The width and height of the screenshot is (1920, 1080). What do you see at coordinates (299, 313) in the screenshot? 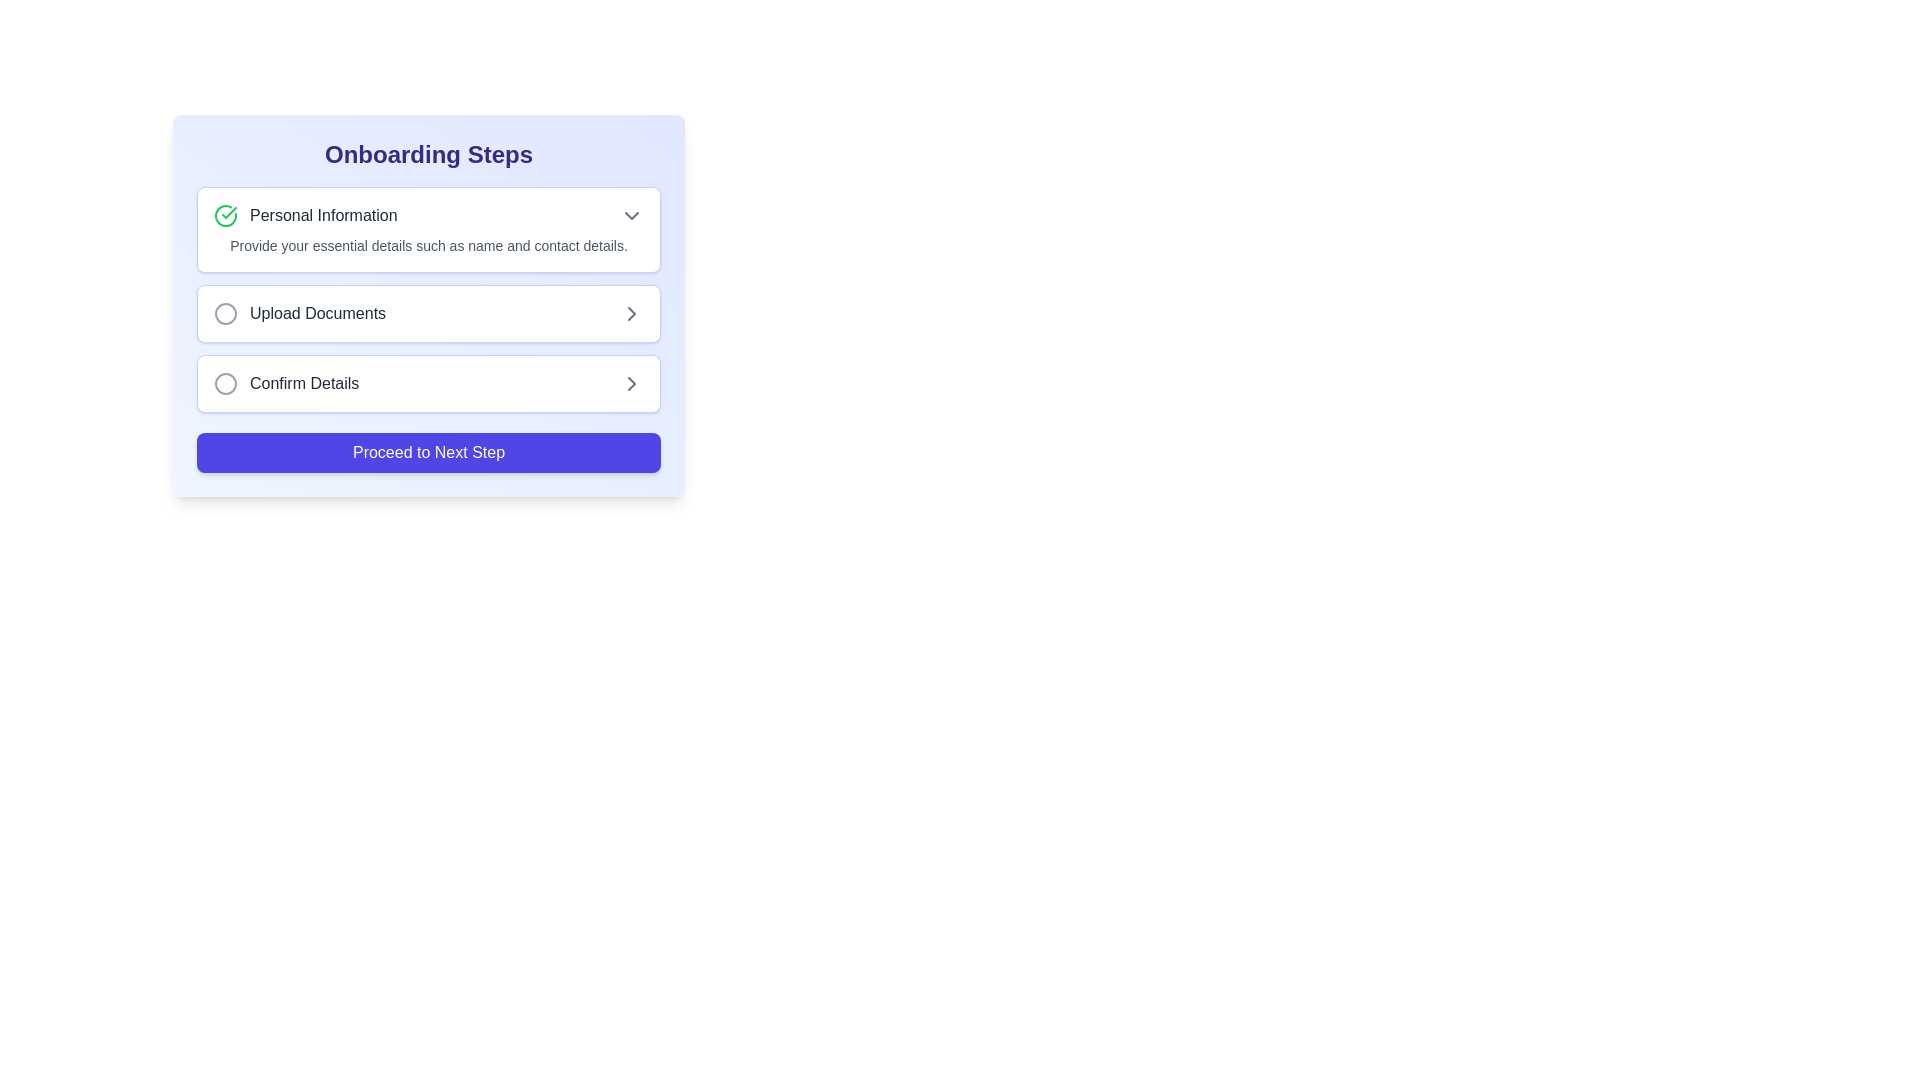
I see `the second navigation item in the onboarding steps panel` at bounding box center [299, 313].